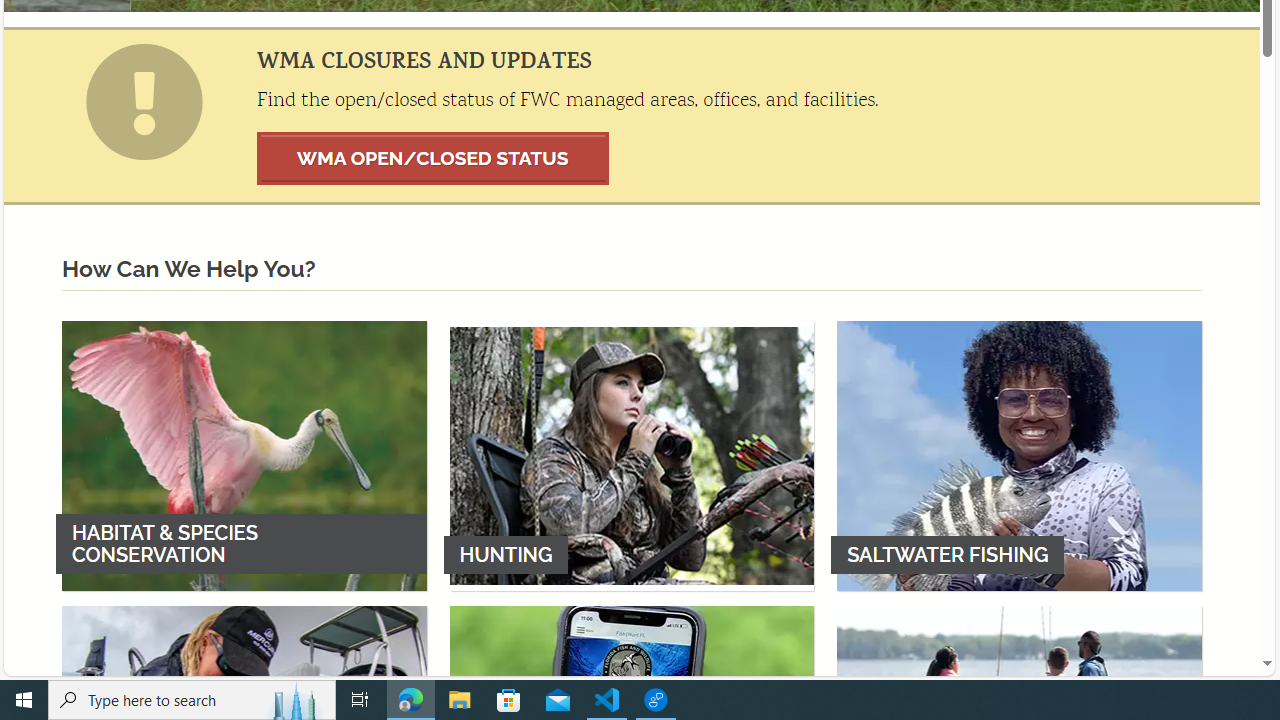 The image size is (1280, 720). What do you see at coordinates (243, 455) in the screenshot?
I see `'HABITAT & SPECIES CONSERVATION'` at bounding box center [243, 455].